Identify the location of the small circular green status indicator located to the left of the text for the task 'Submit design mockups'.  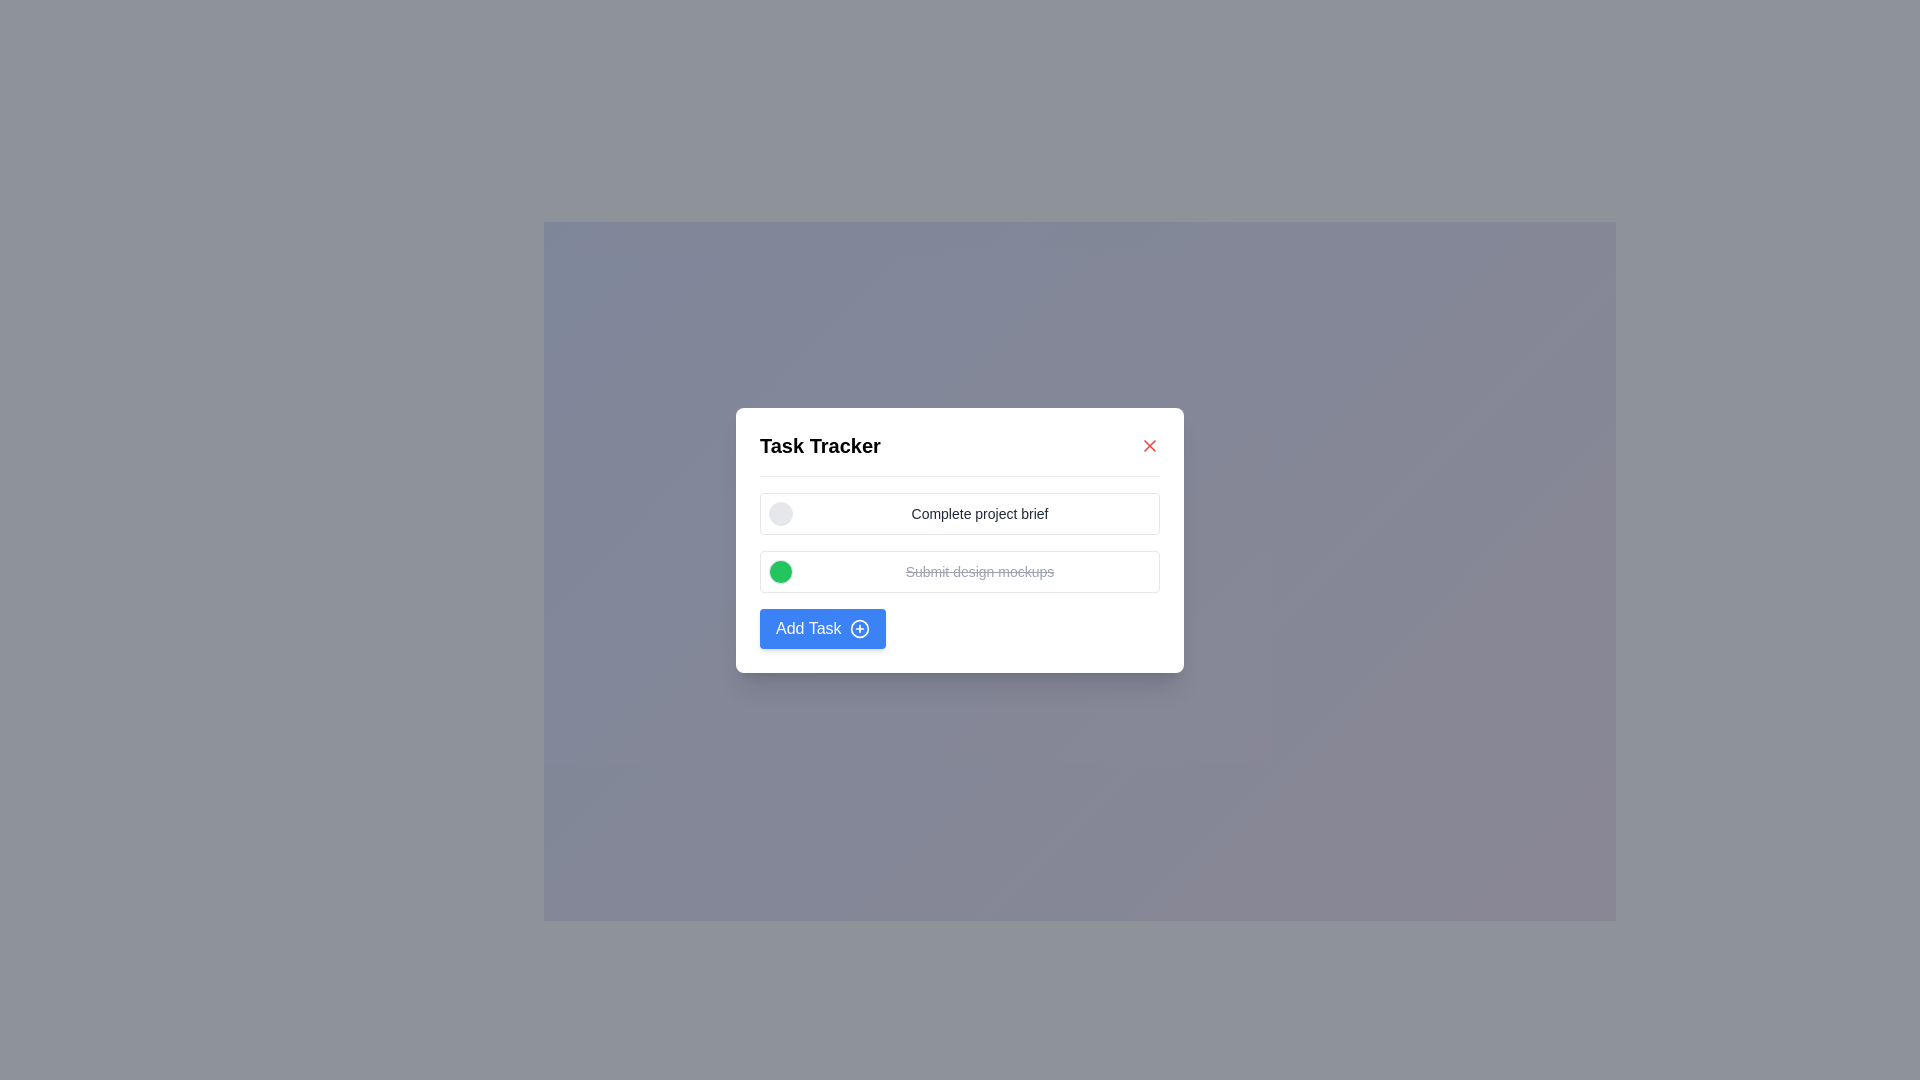
(780, 571).